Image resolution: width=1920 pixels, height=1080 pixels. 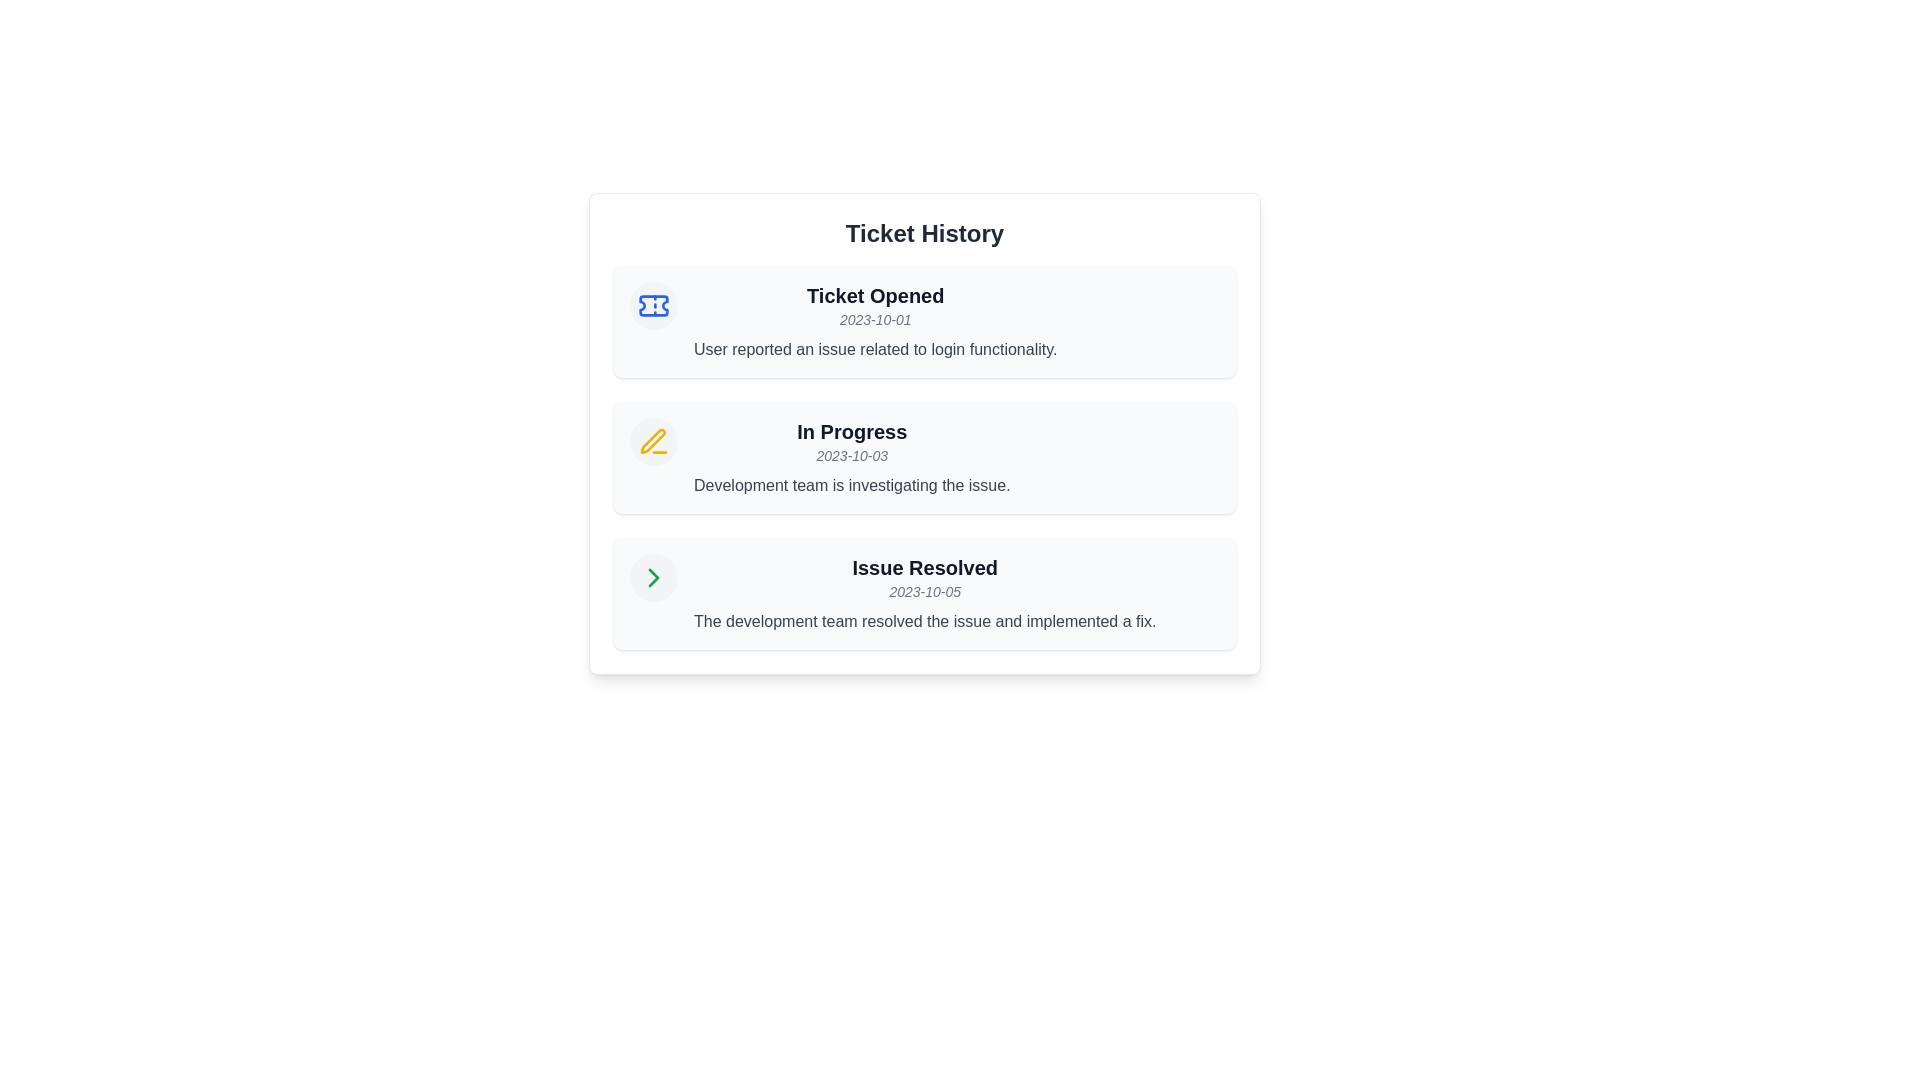 What do you see at coordinates (852, 486) in the screenshot?
I see `information from the Text Label that indicates the development team is currently working on resolving an issue, positioned below the title and date in the 'In Progress' card` at bounding box center [852, 486].